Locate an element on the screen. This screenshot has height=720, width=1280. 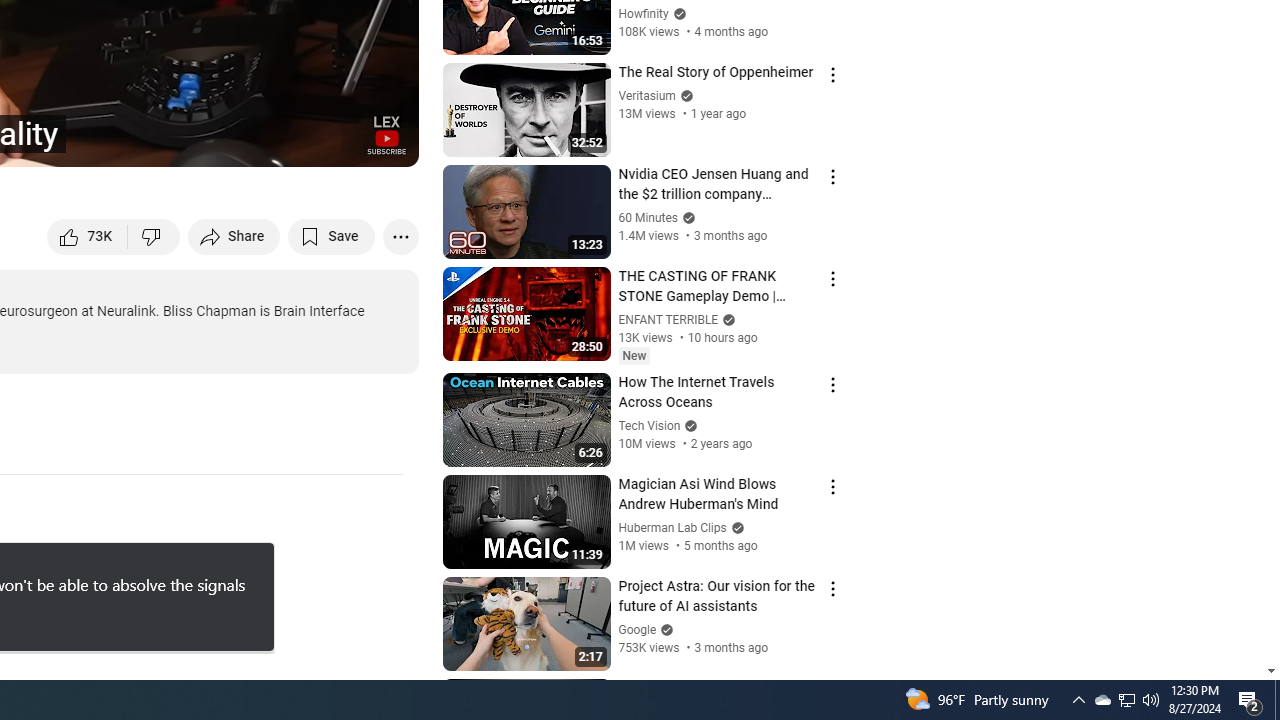
'like this video along with 73,133 other people' is located at coordinates (87, 235).